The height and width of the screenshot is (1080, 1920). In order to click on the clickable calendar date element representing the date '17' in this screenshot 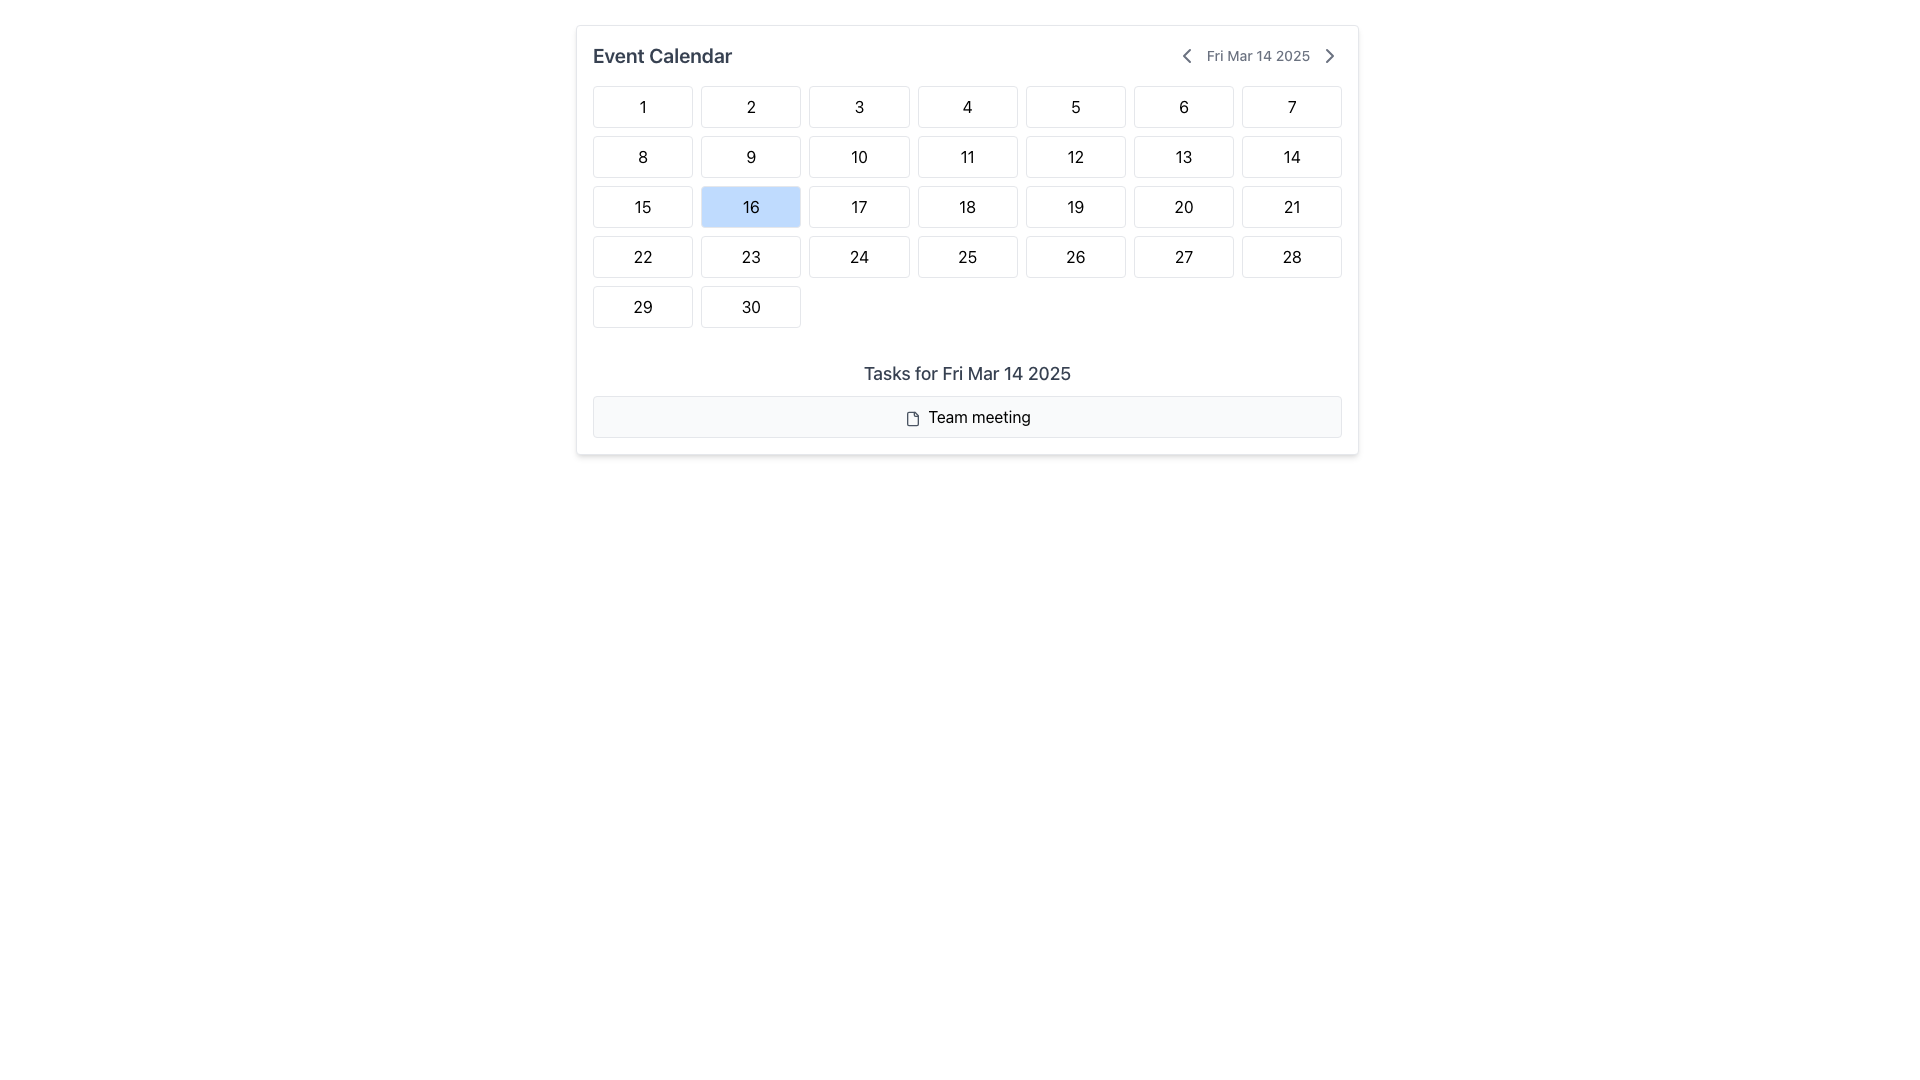, I will do `click(859, 207)`.